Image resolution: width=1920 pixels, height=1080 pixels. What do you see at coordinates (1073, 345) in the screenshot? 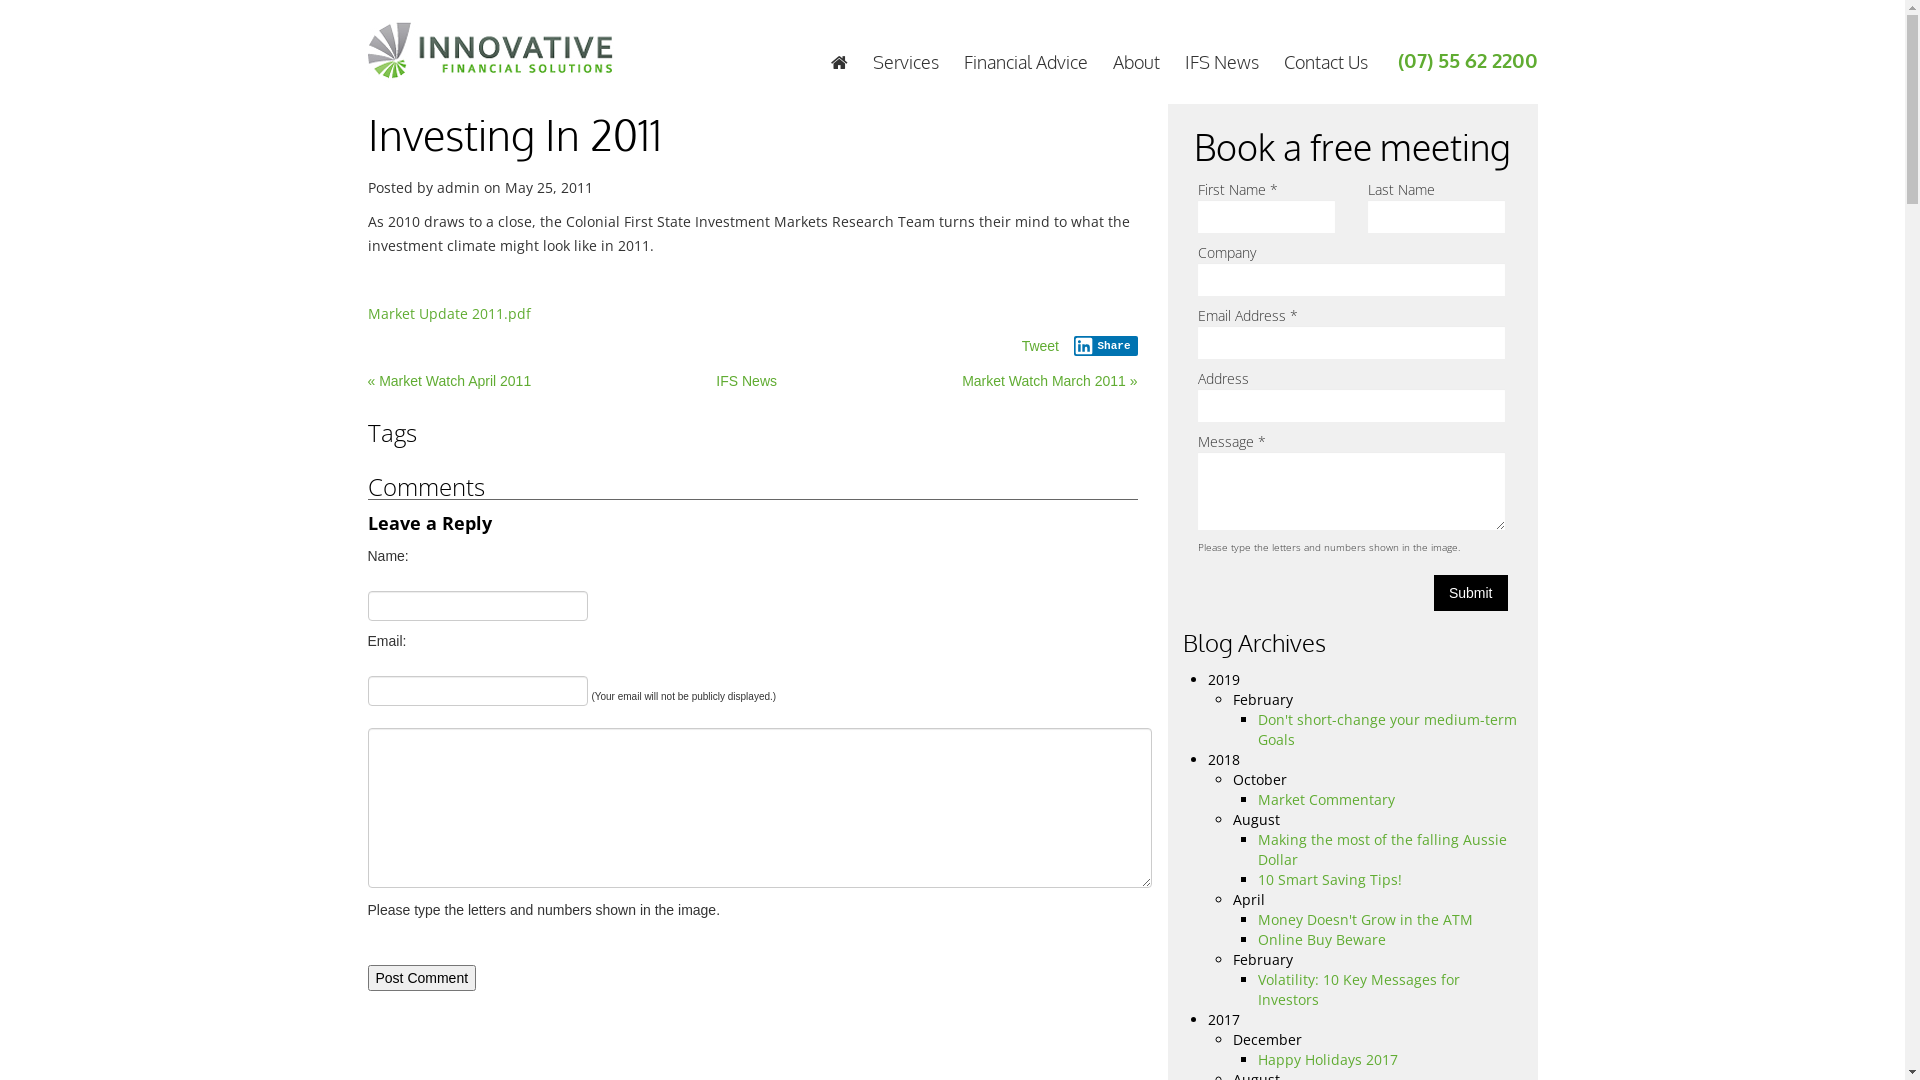
I see `'Share'` at bounding box center [1073, 345].